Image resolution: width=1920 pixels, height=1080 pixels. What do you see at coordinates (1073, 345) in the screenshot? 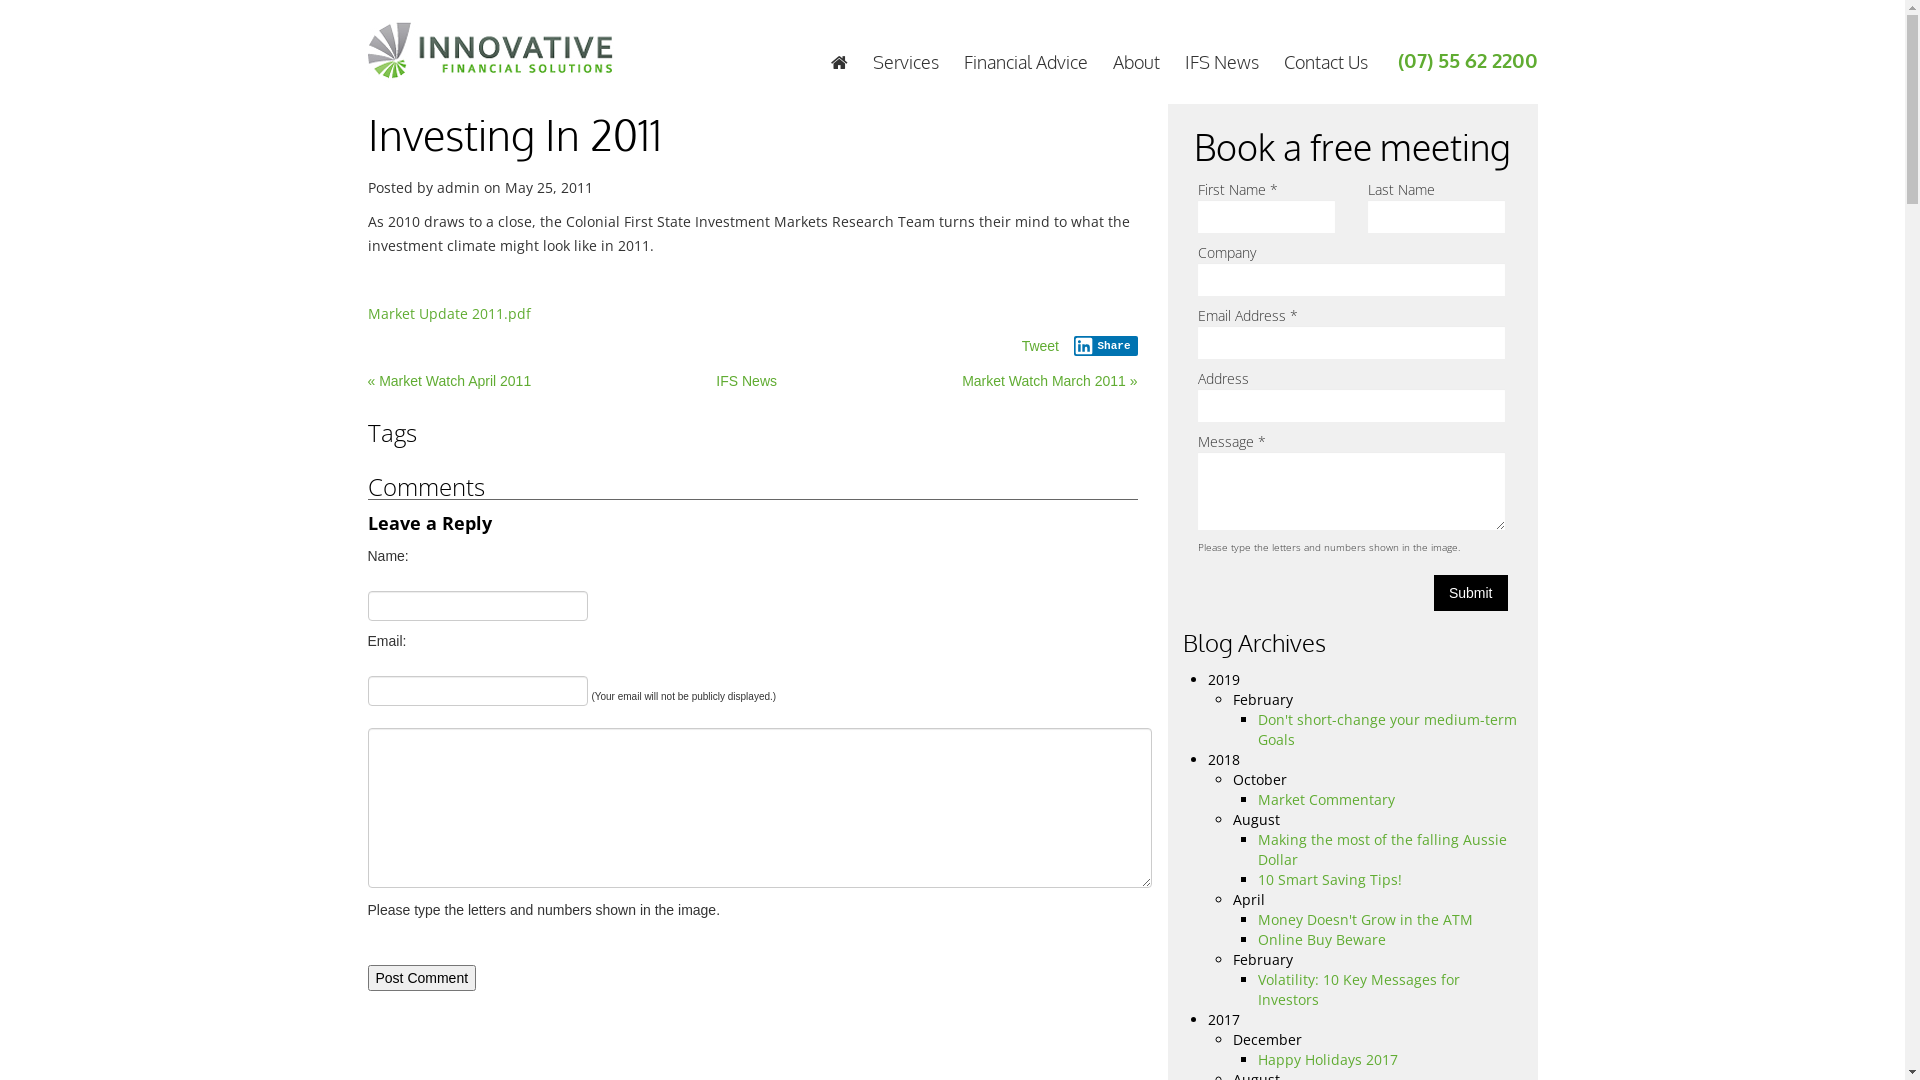
I see `'Share'` at bounding box center [1073, 345].